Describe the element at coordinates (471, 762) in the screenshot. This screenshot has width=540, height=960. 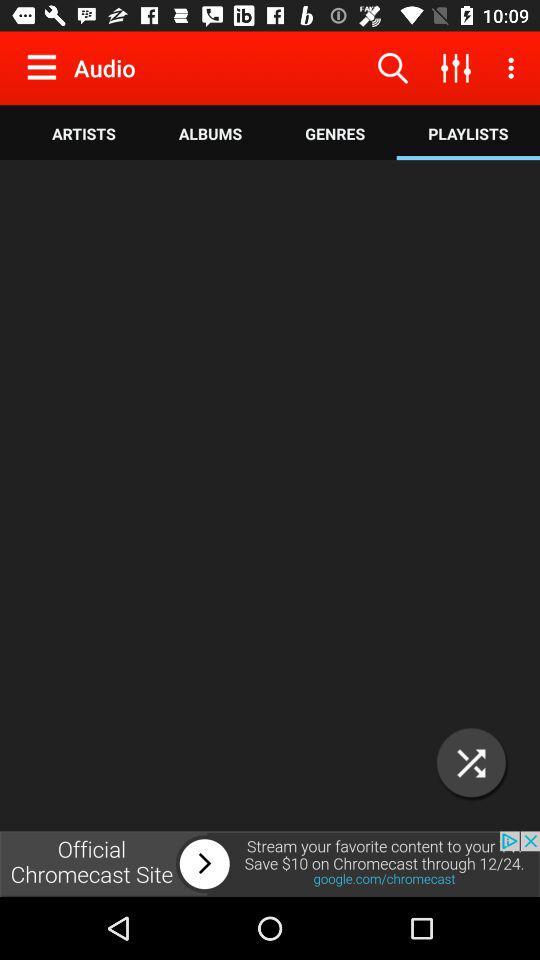
I see `optician` at that location.